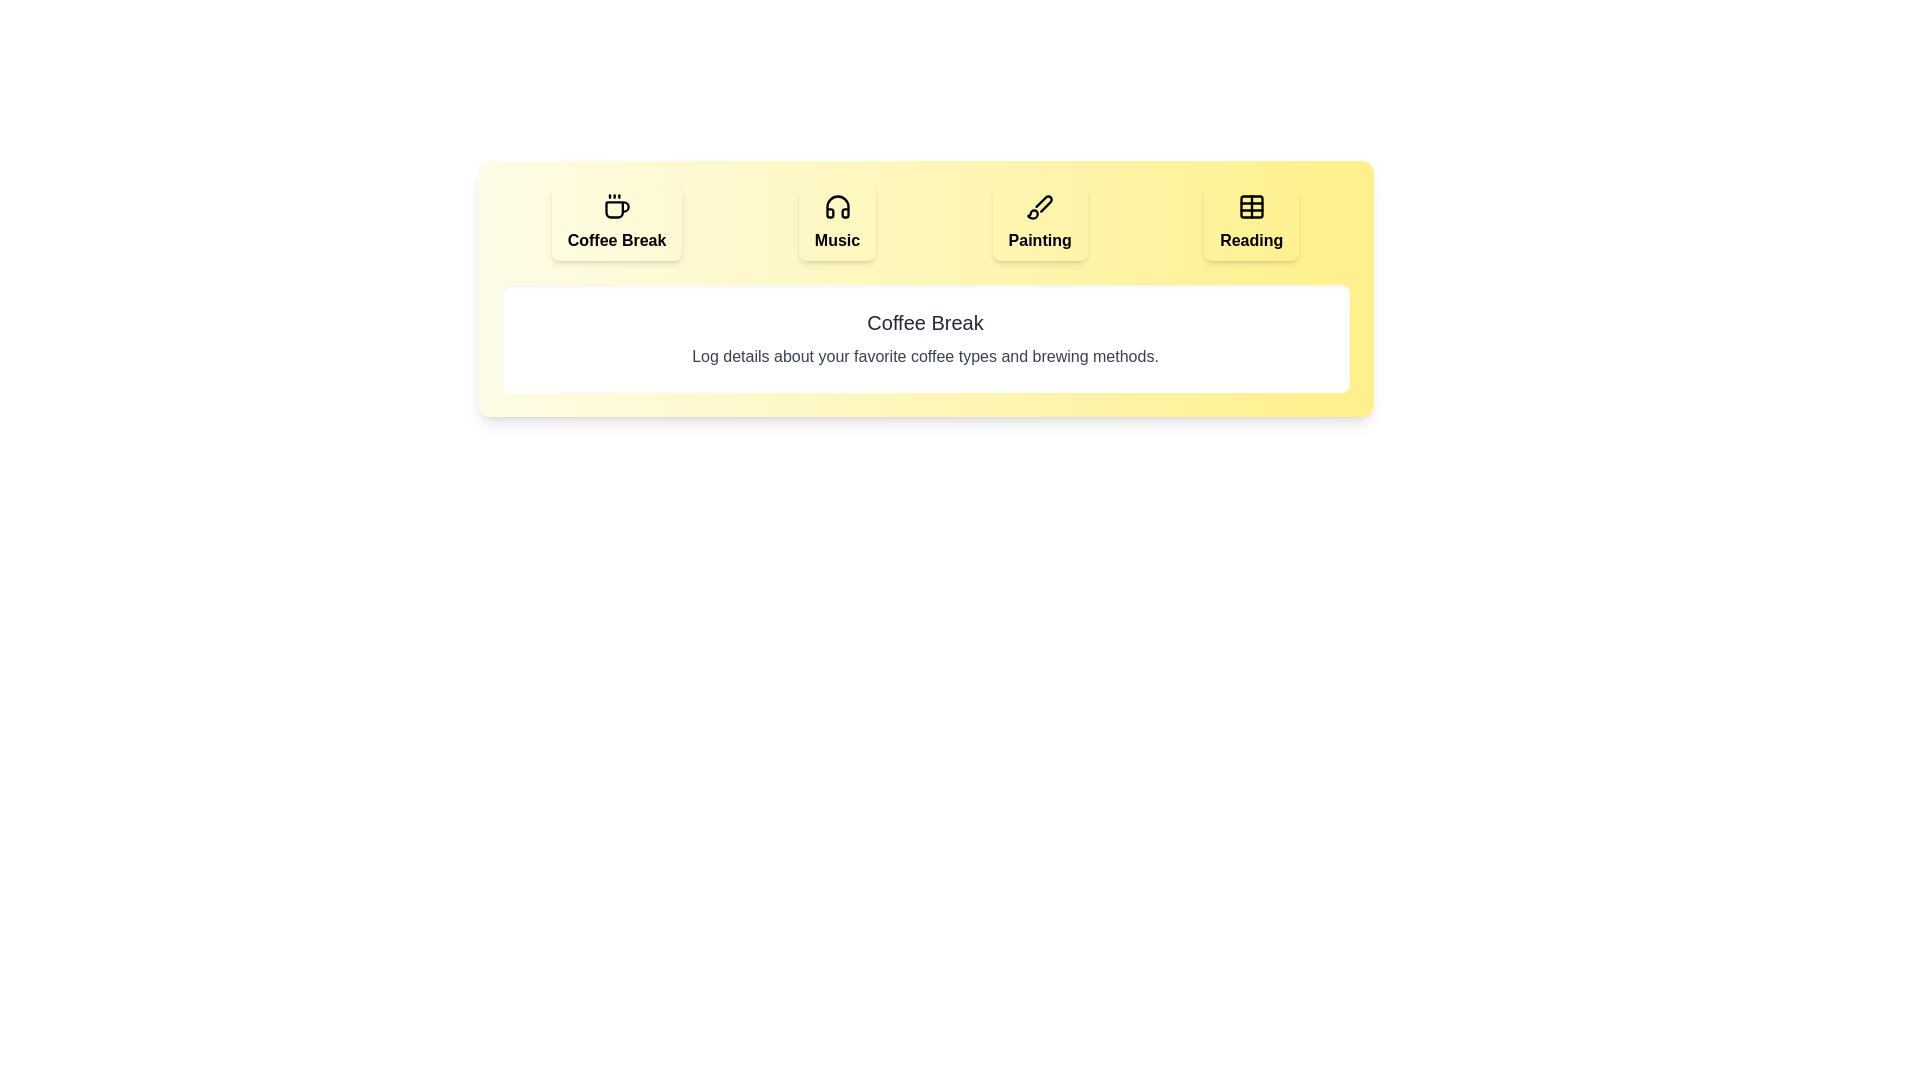 The image size is (1920, 1080). I want to click on the static text display that provides additional details about the 'Coffee Break' topic, located beneath the heading 'Coffee Break' in a white card-like section, so click(924, 356).